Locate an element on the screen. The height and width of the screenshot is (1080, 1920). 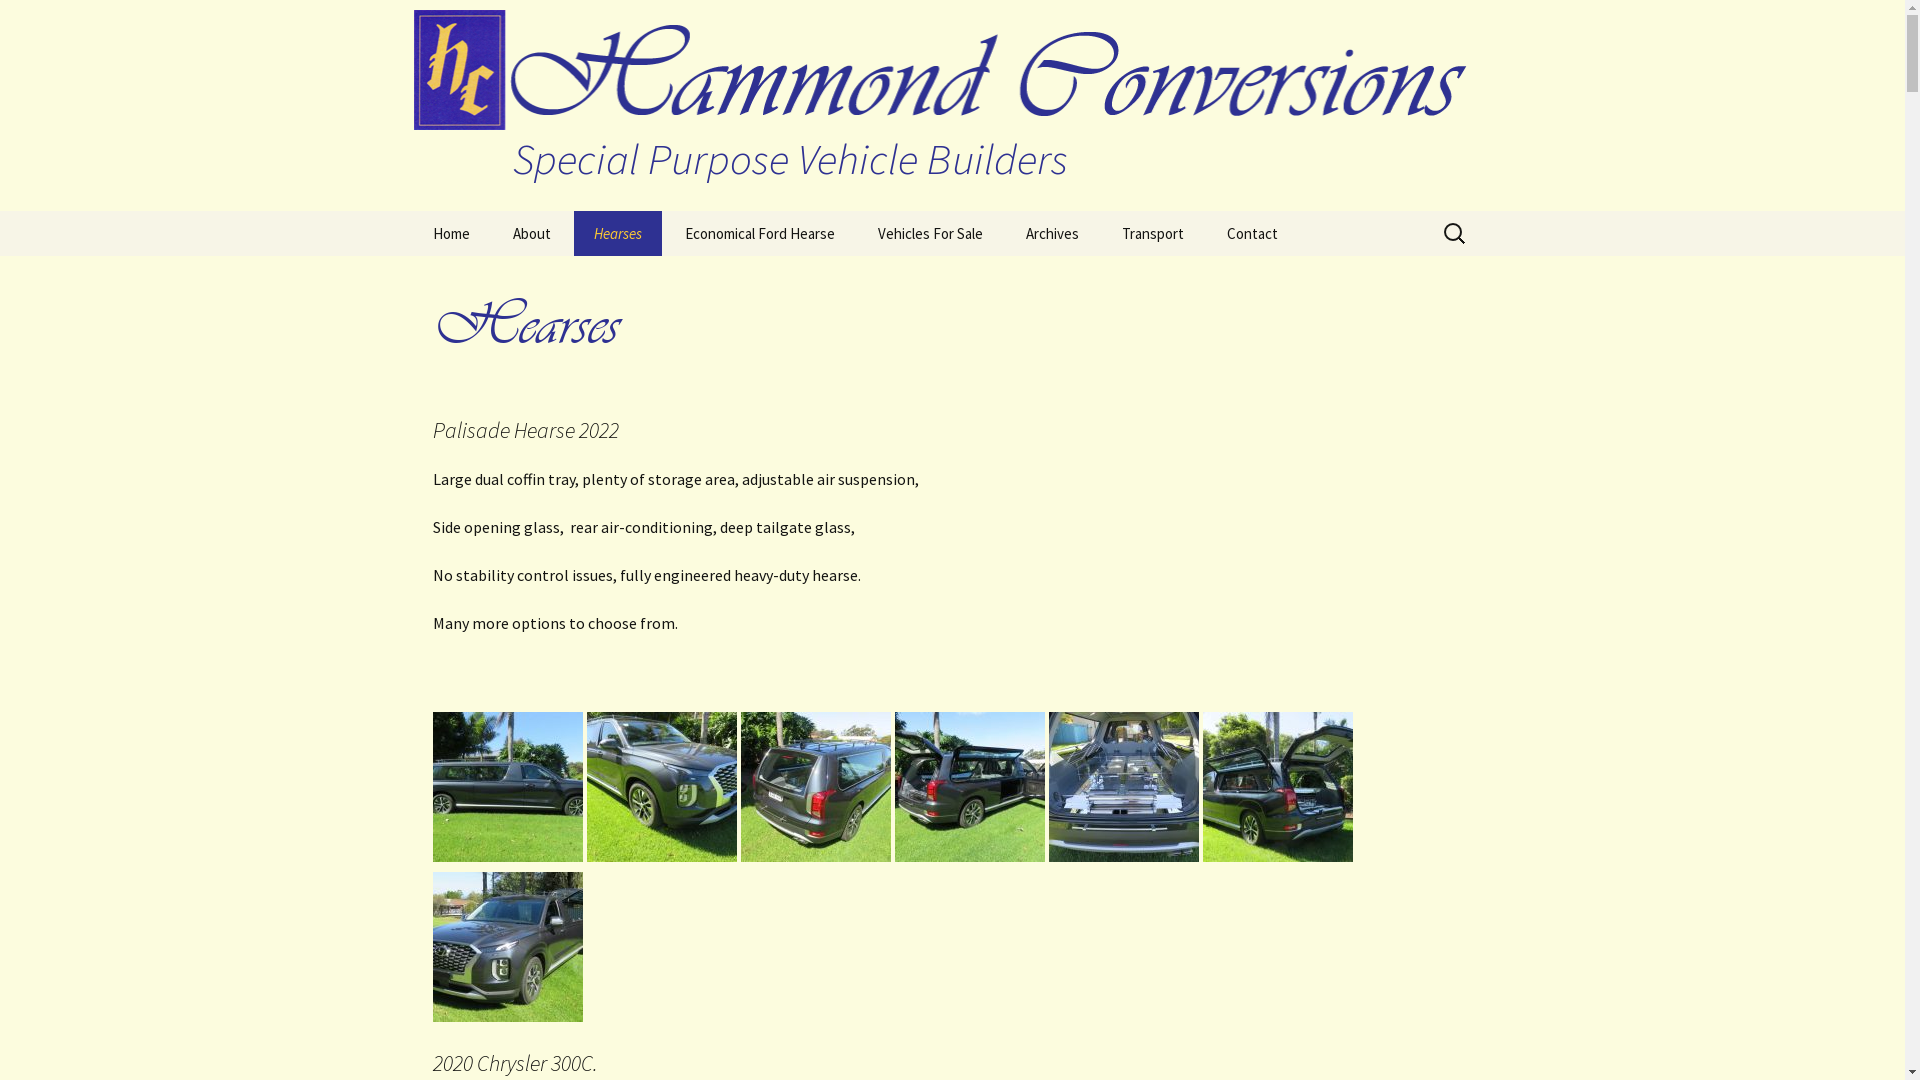
'Archives' is located at coordinates (1051, 232).